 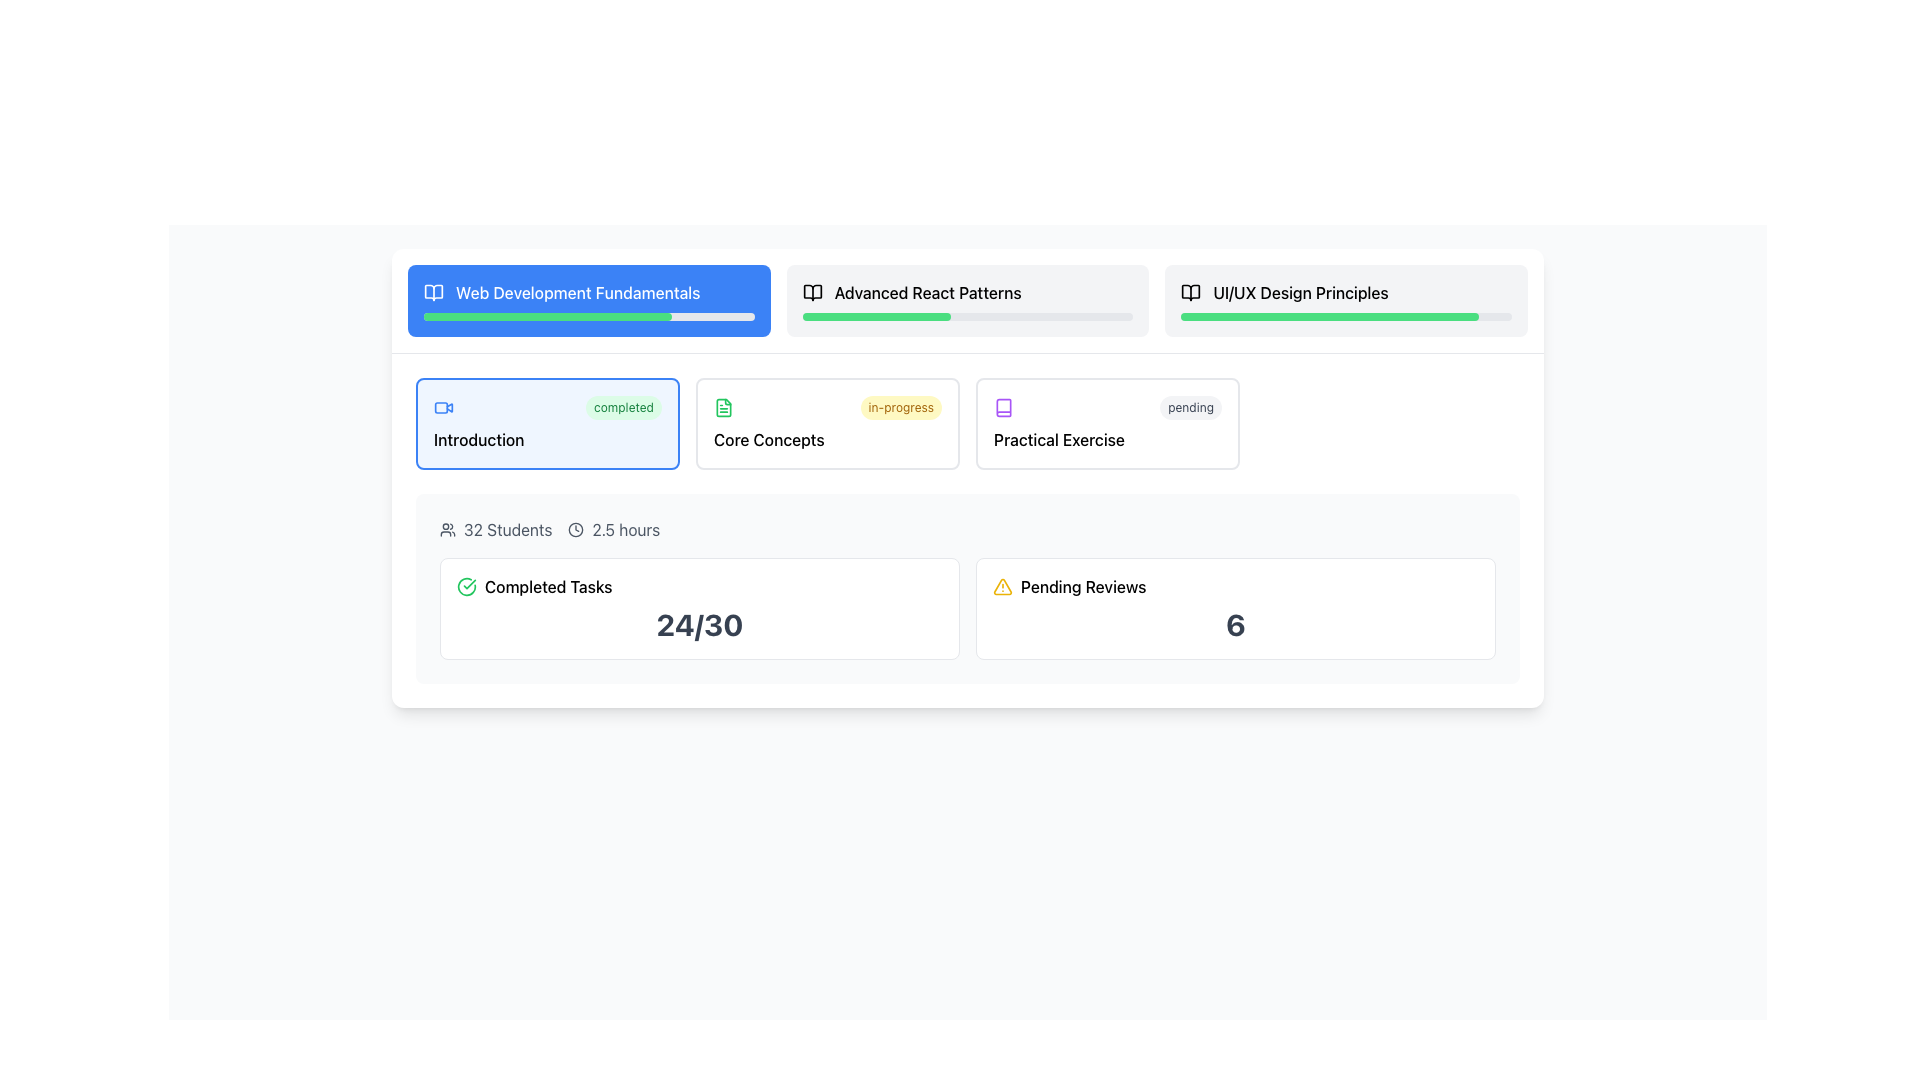 What do you see at coordinates (613, 528) in the screenshot?
I see `the text element indicating duration or time-related information located in the bottom section of the 'Web Development Fundamentals' module, positioned to the right of the '32 Students' text` at bounding box center [613, 528].